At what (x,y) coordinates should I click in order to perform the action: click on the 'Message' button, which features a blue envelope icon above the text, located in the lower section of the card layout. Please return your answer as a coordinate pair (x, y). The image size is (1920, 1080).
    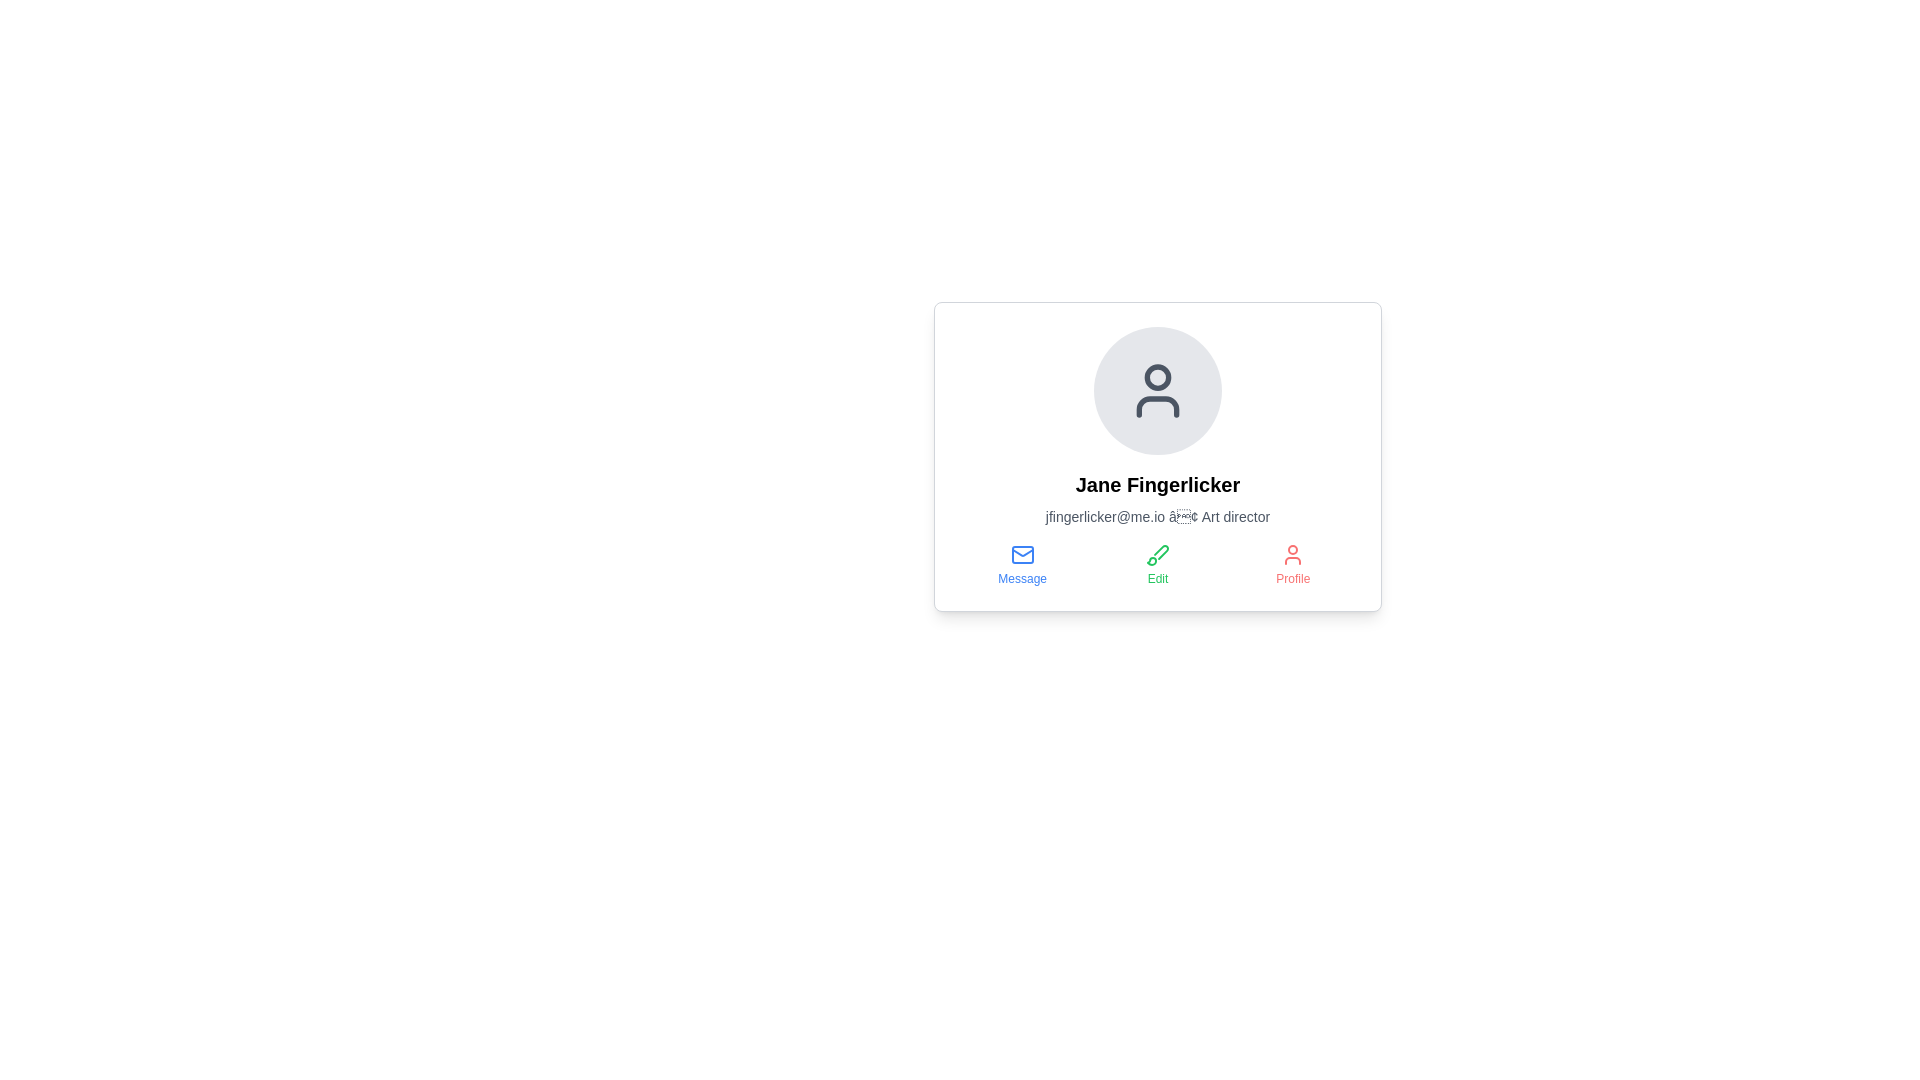
    Looking at the image, I should click on (1022, 564).